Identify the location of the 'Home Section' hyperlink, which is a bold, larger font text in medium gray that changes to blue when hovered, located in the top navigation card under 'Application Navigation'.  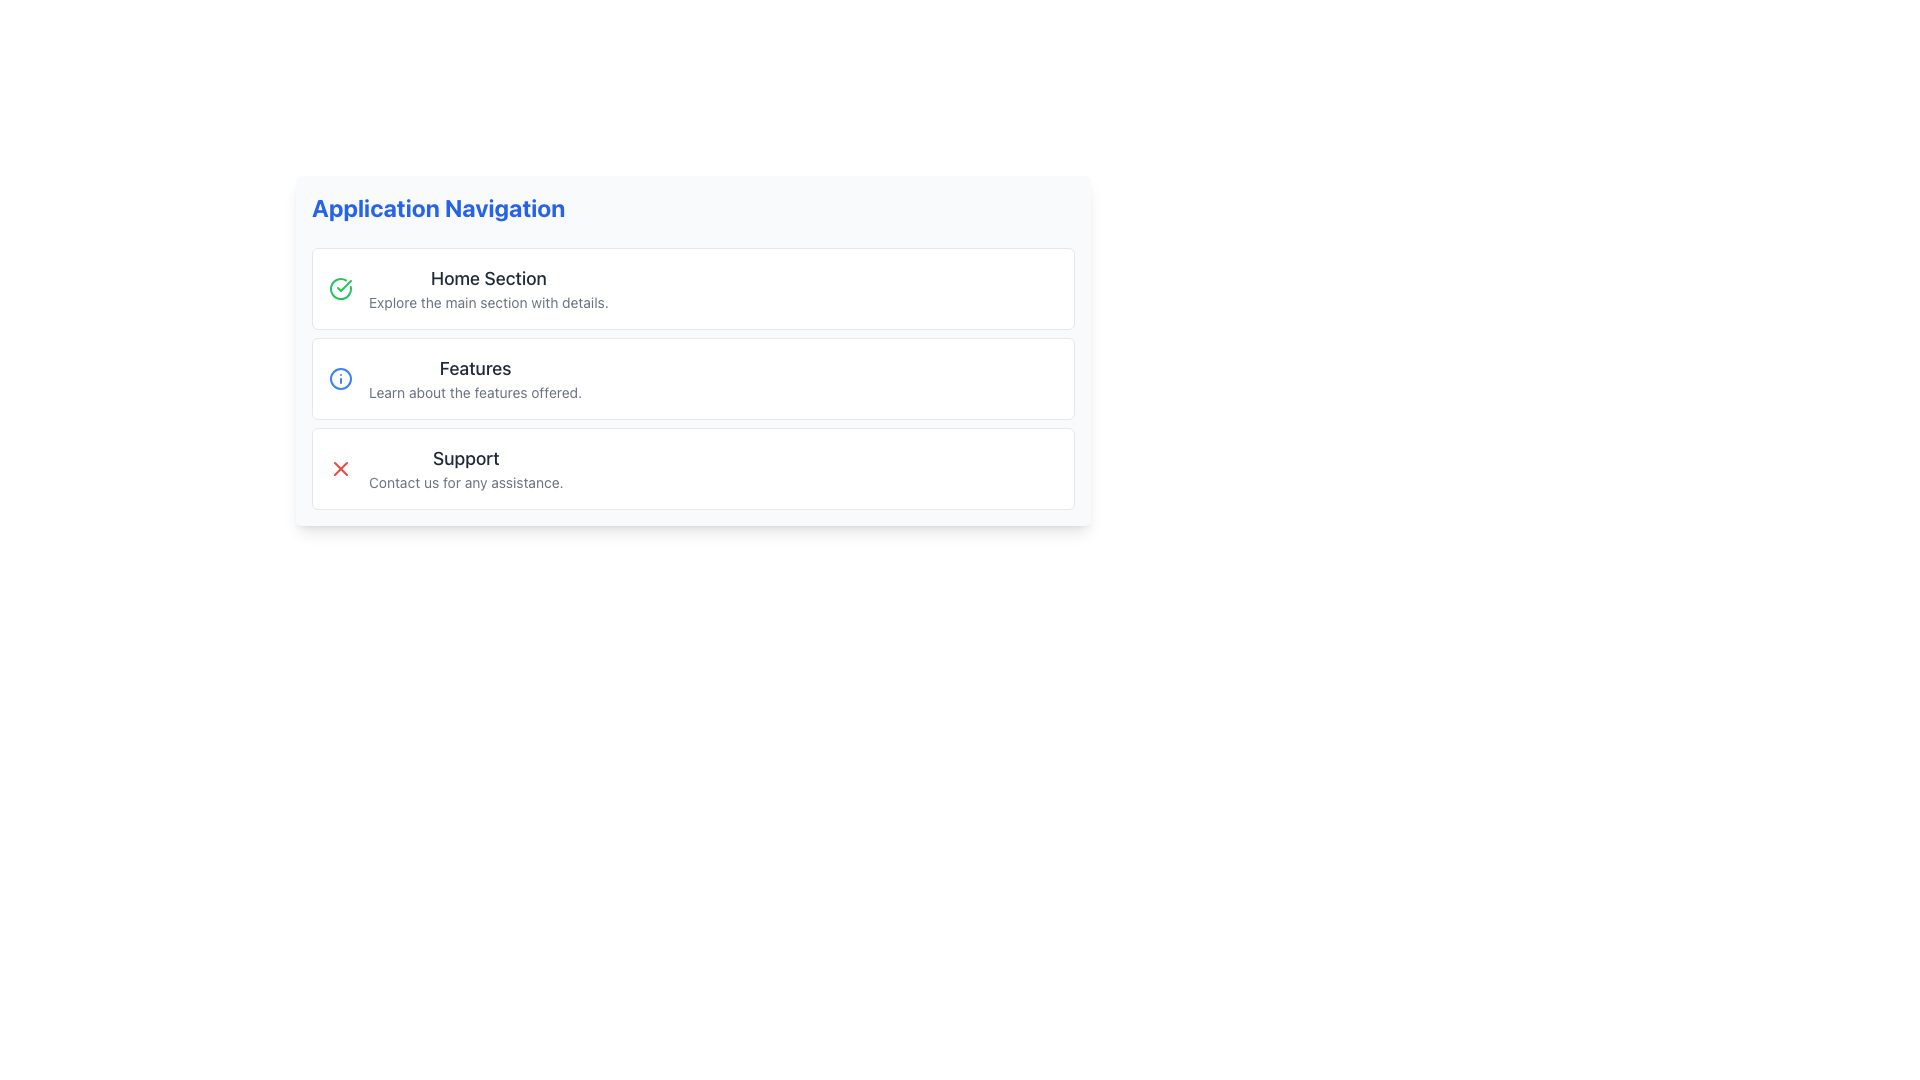
(488, 278).